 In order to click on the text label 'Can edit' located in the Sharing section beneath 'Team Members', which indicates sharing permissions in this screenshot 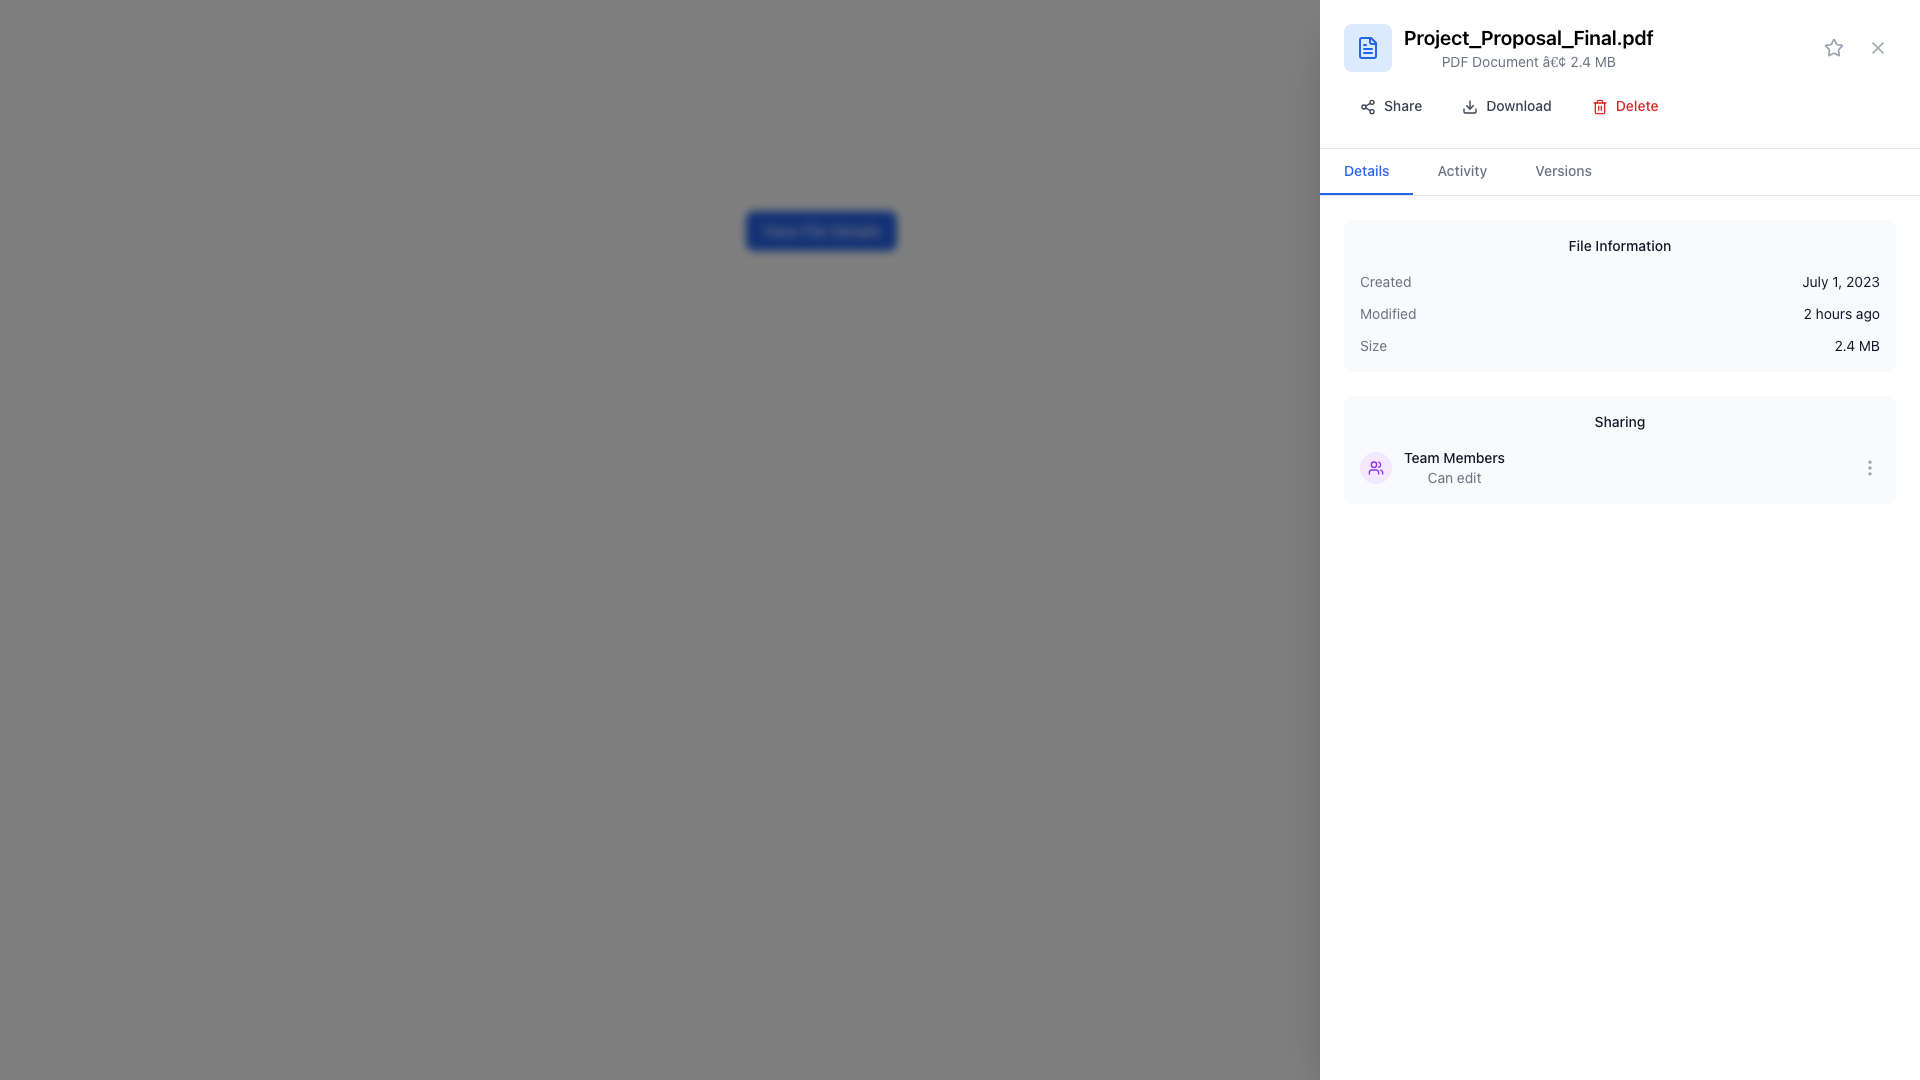, I will do `click(1454, 478)`.